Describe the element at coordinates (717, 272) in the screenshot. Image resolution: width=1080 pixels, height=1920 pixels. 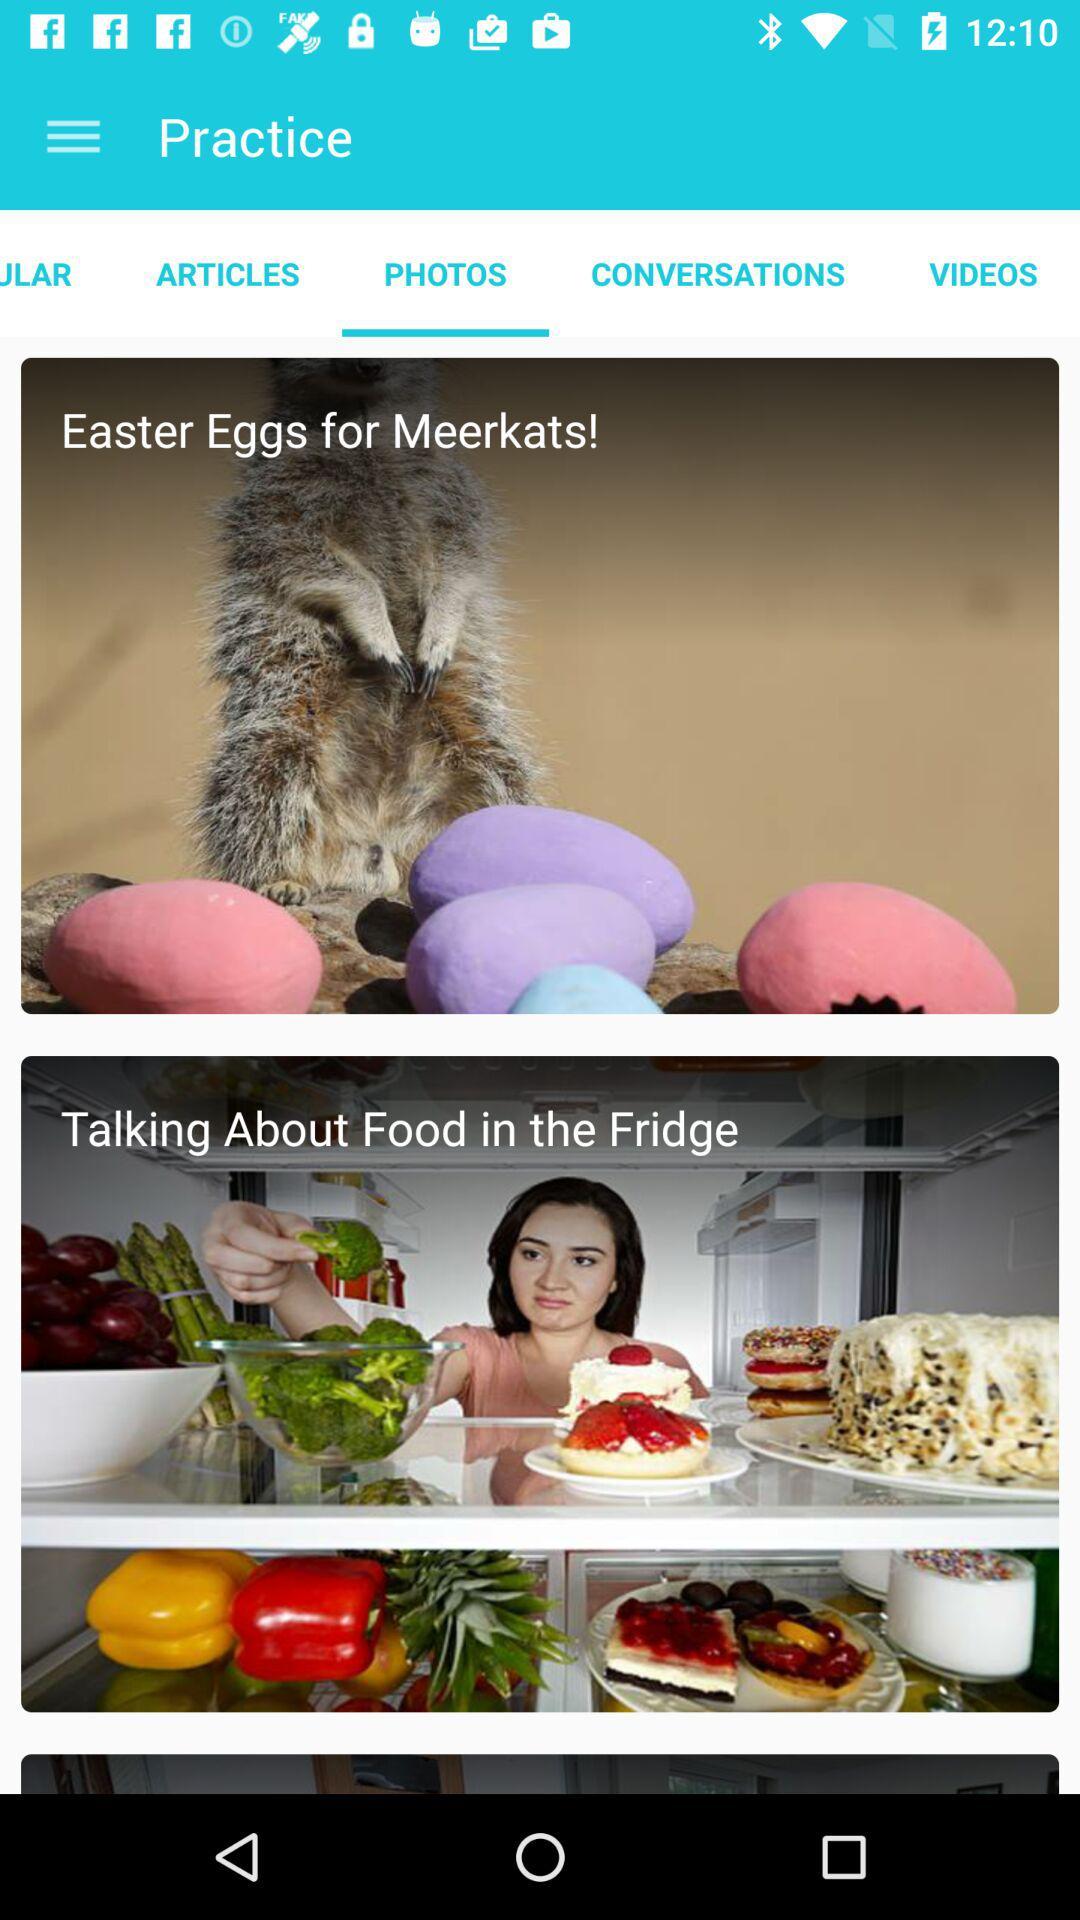
I see `conversations app` at that location.